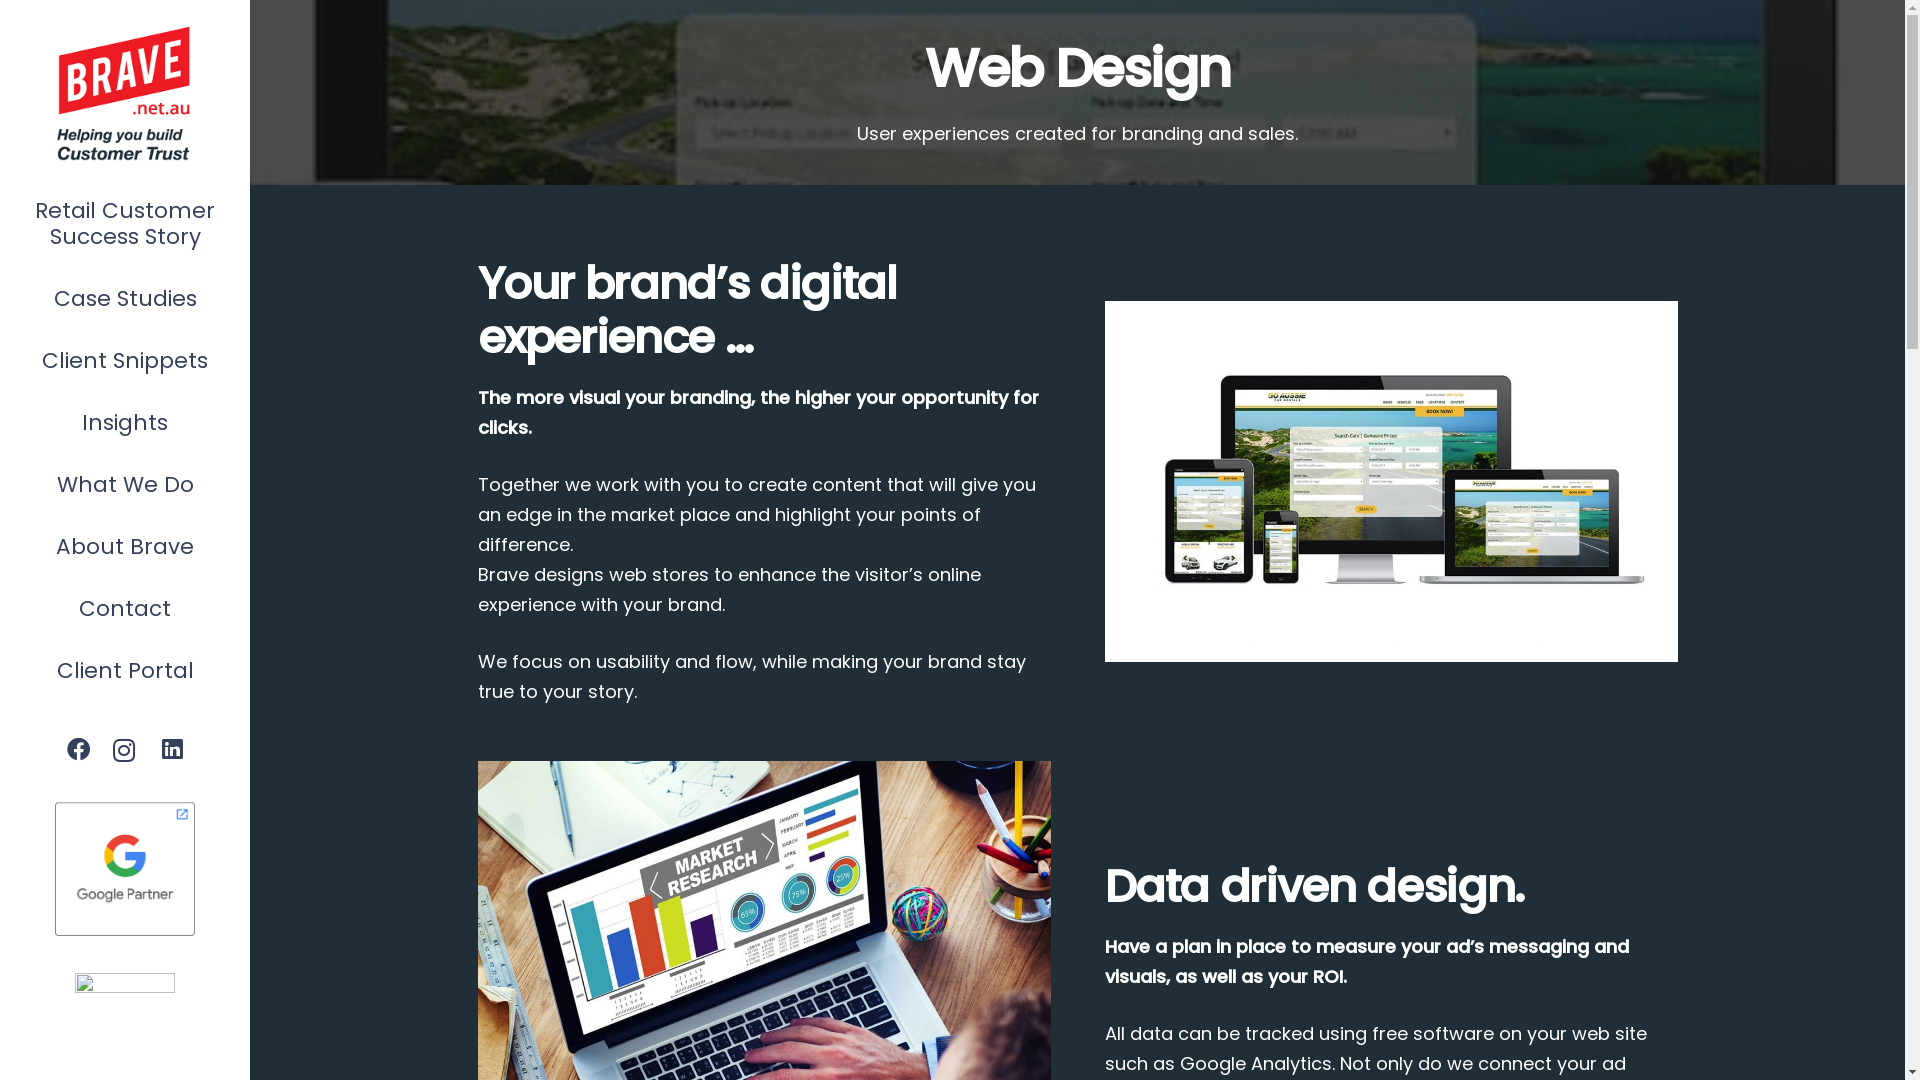 The height and width of the screenshot is (1080, 1920). Describe the element at coordinates (123, 223) in the screenshot. I see `'Retail Customer Success Story'` at that location.